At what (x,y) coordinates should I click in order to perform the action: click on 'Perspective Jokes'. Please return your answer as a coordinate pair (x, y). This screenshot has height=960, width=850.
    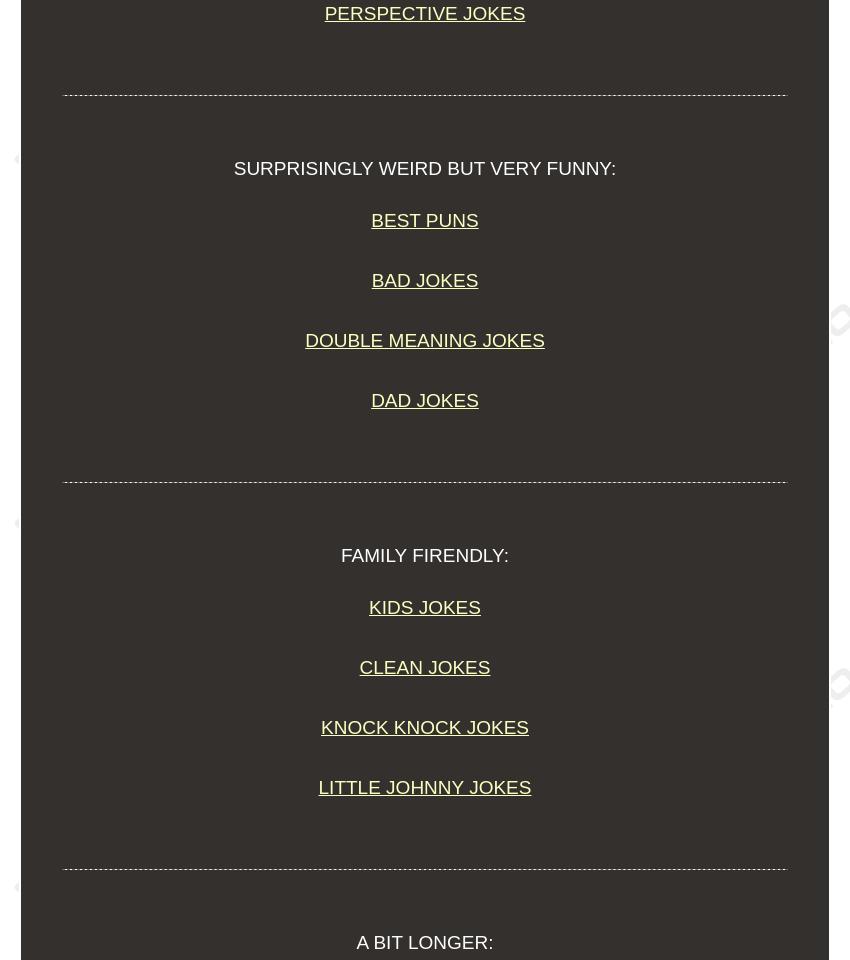
    Looking at the image, I should click on (324, 12).